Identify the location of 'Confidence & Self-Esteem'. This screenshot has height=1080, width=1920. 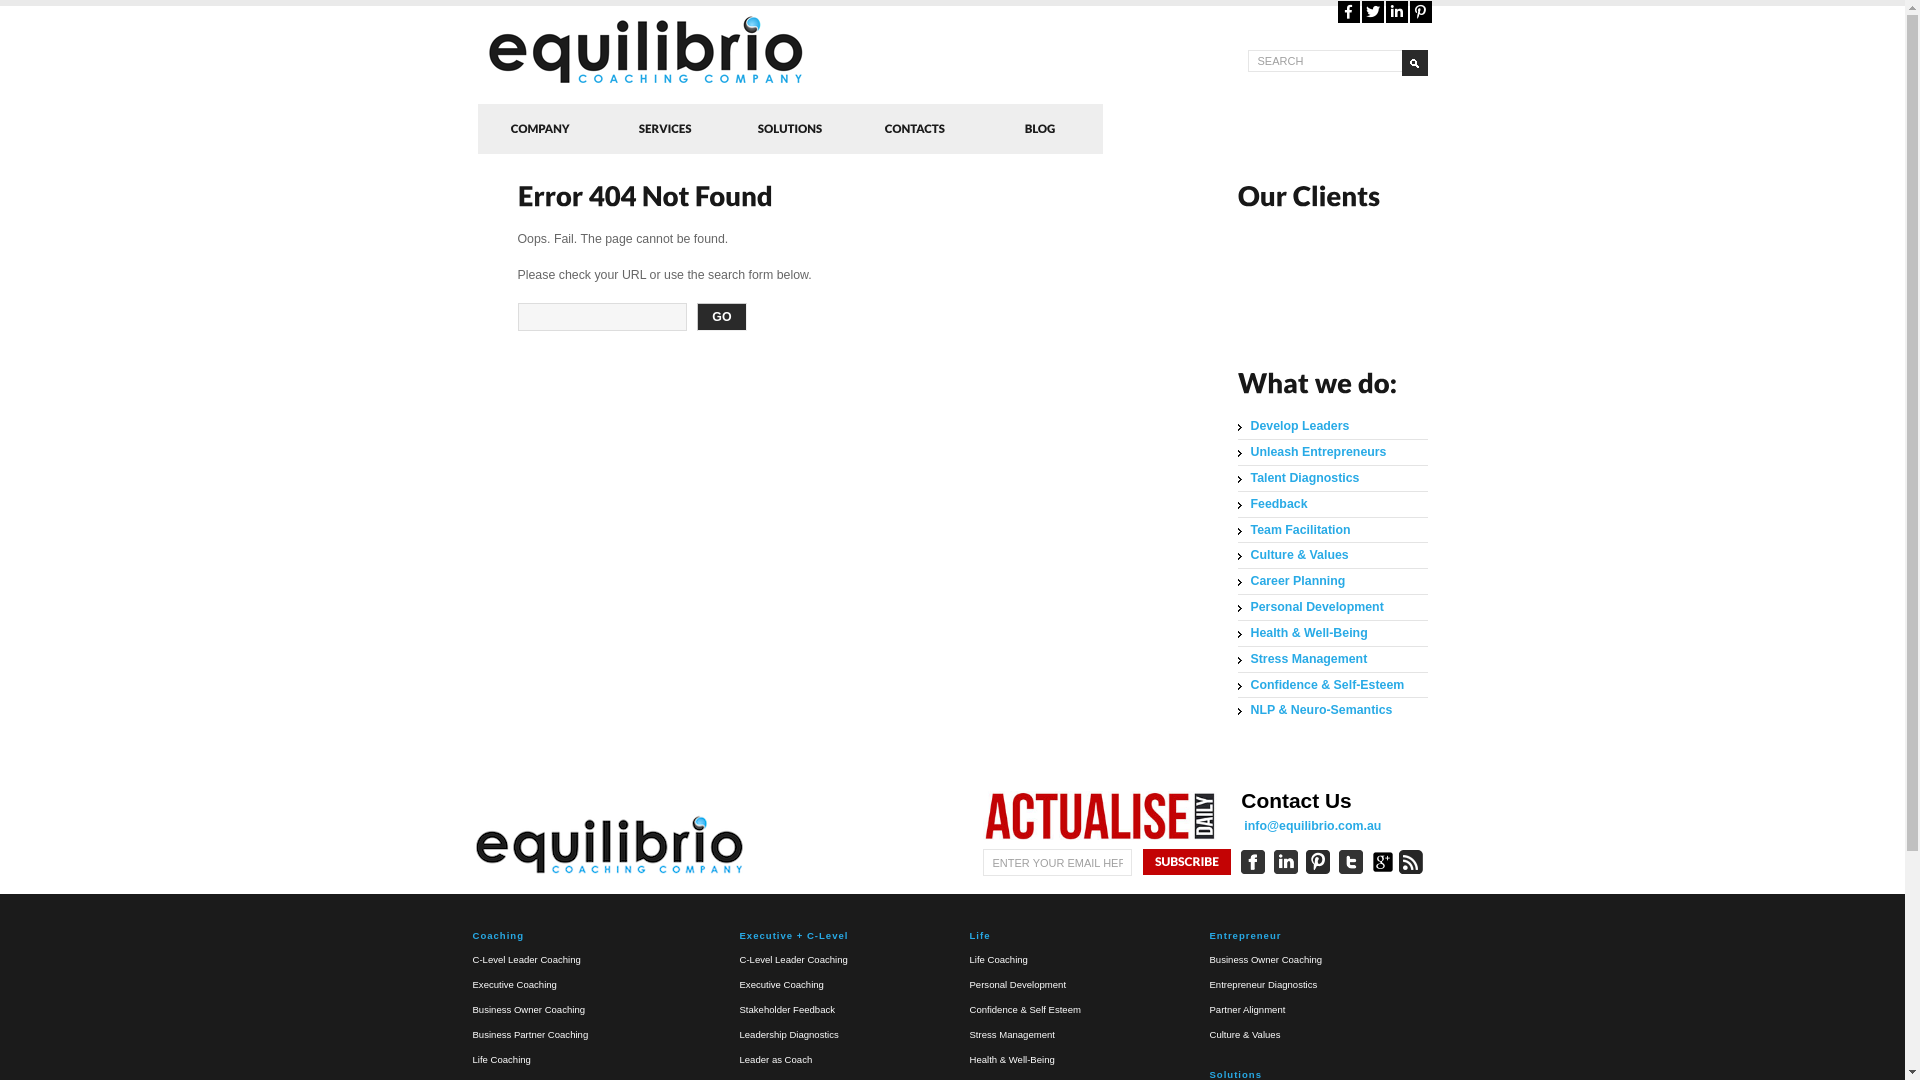
(1324, 684).